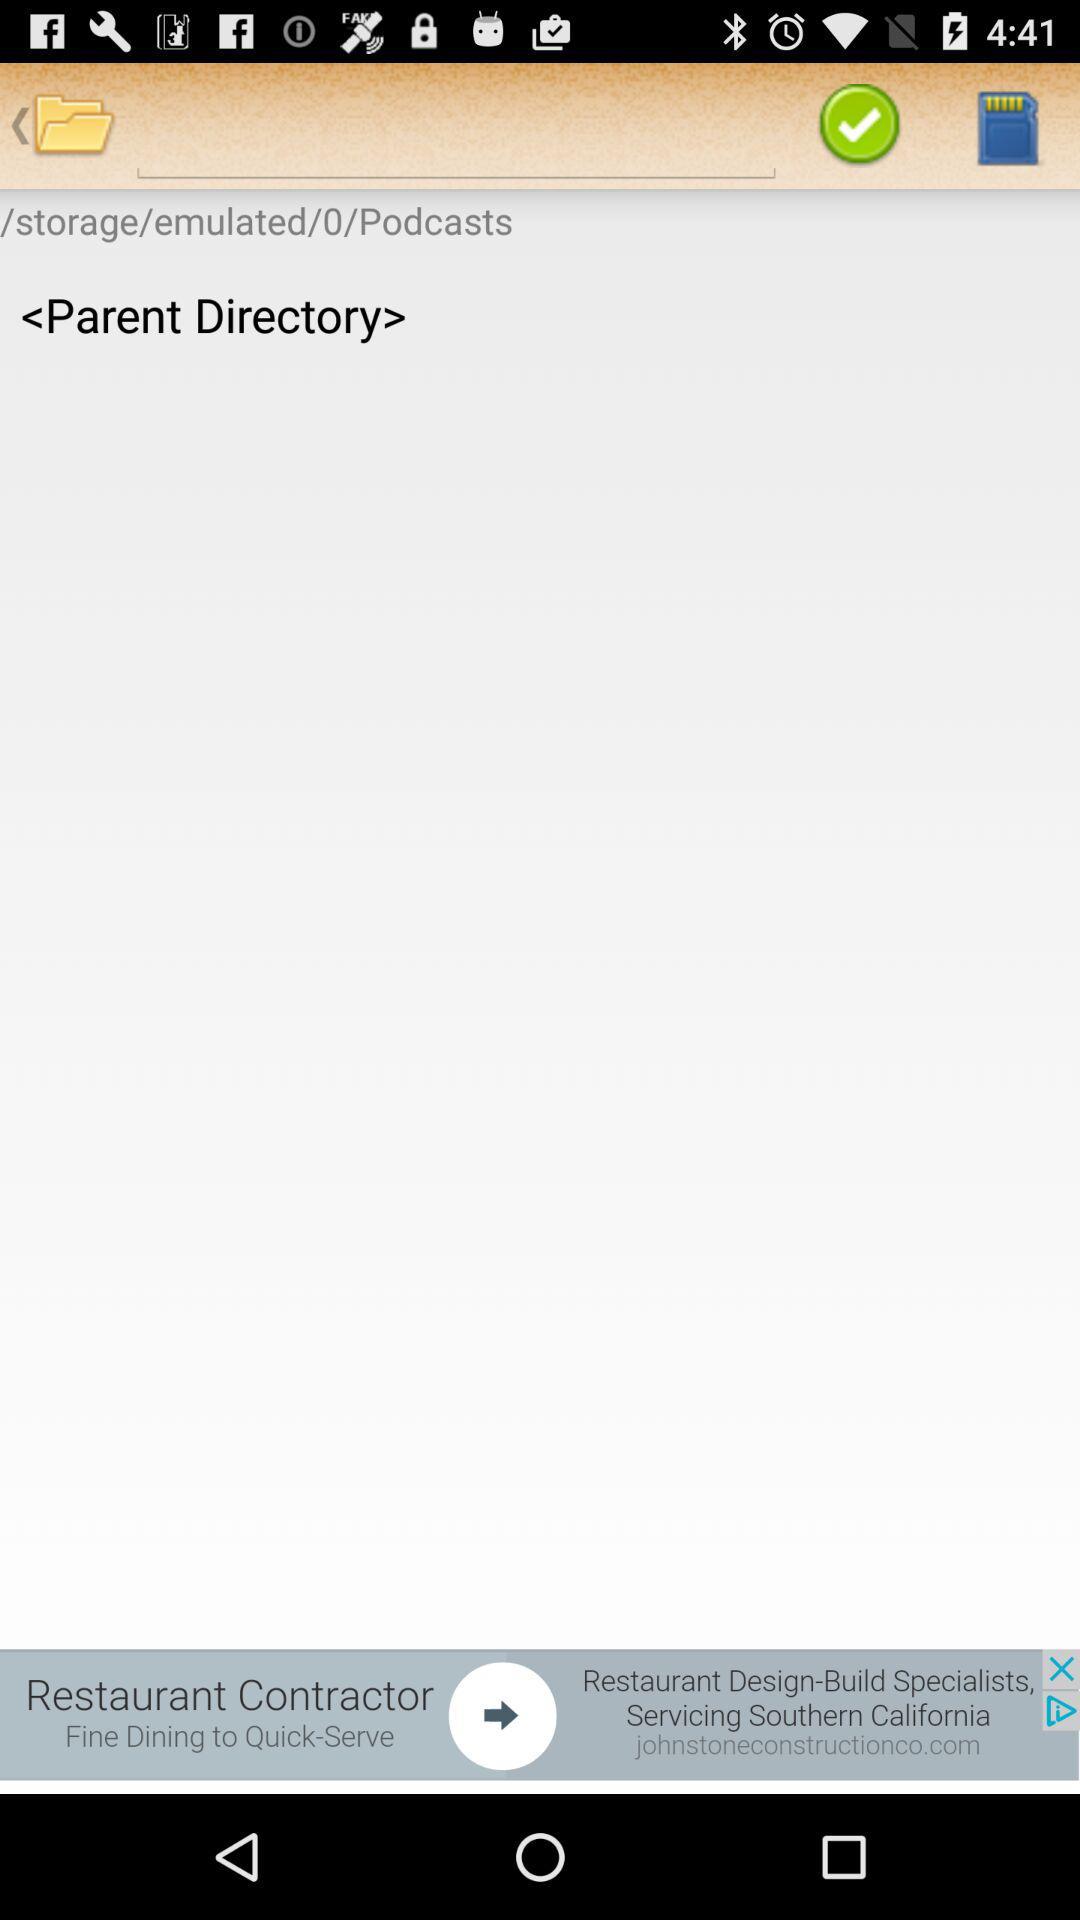 This screenshot has width=1080, height=1920. Describe the element at coordinates (540, 1713) in the screenshot. I see `open advertisement` at that location.